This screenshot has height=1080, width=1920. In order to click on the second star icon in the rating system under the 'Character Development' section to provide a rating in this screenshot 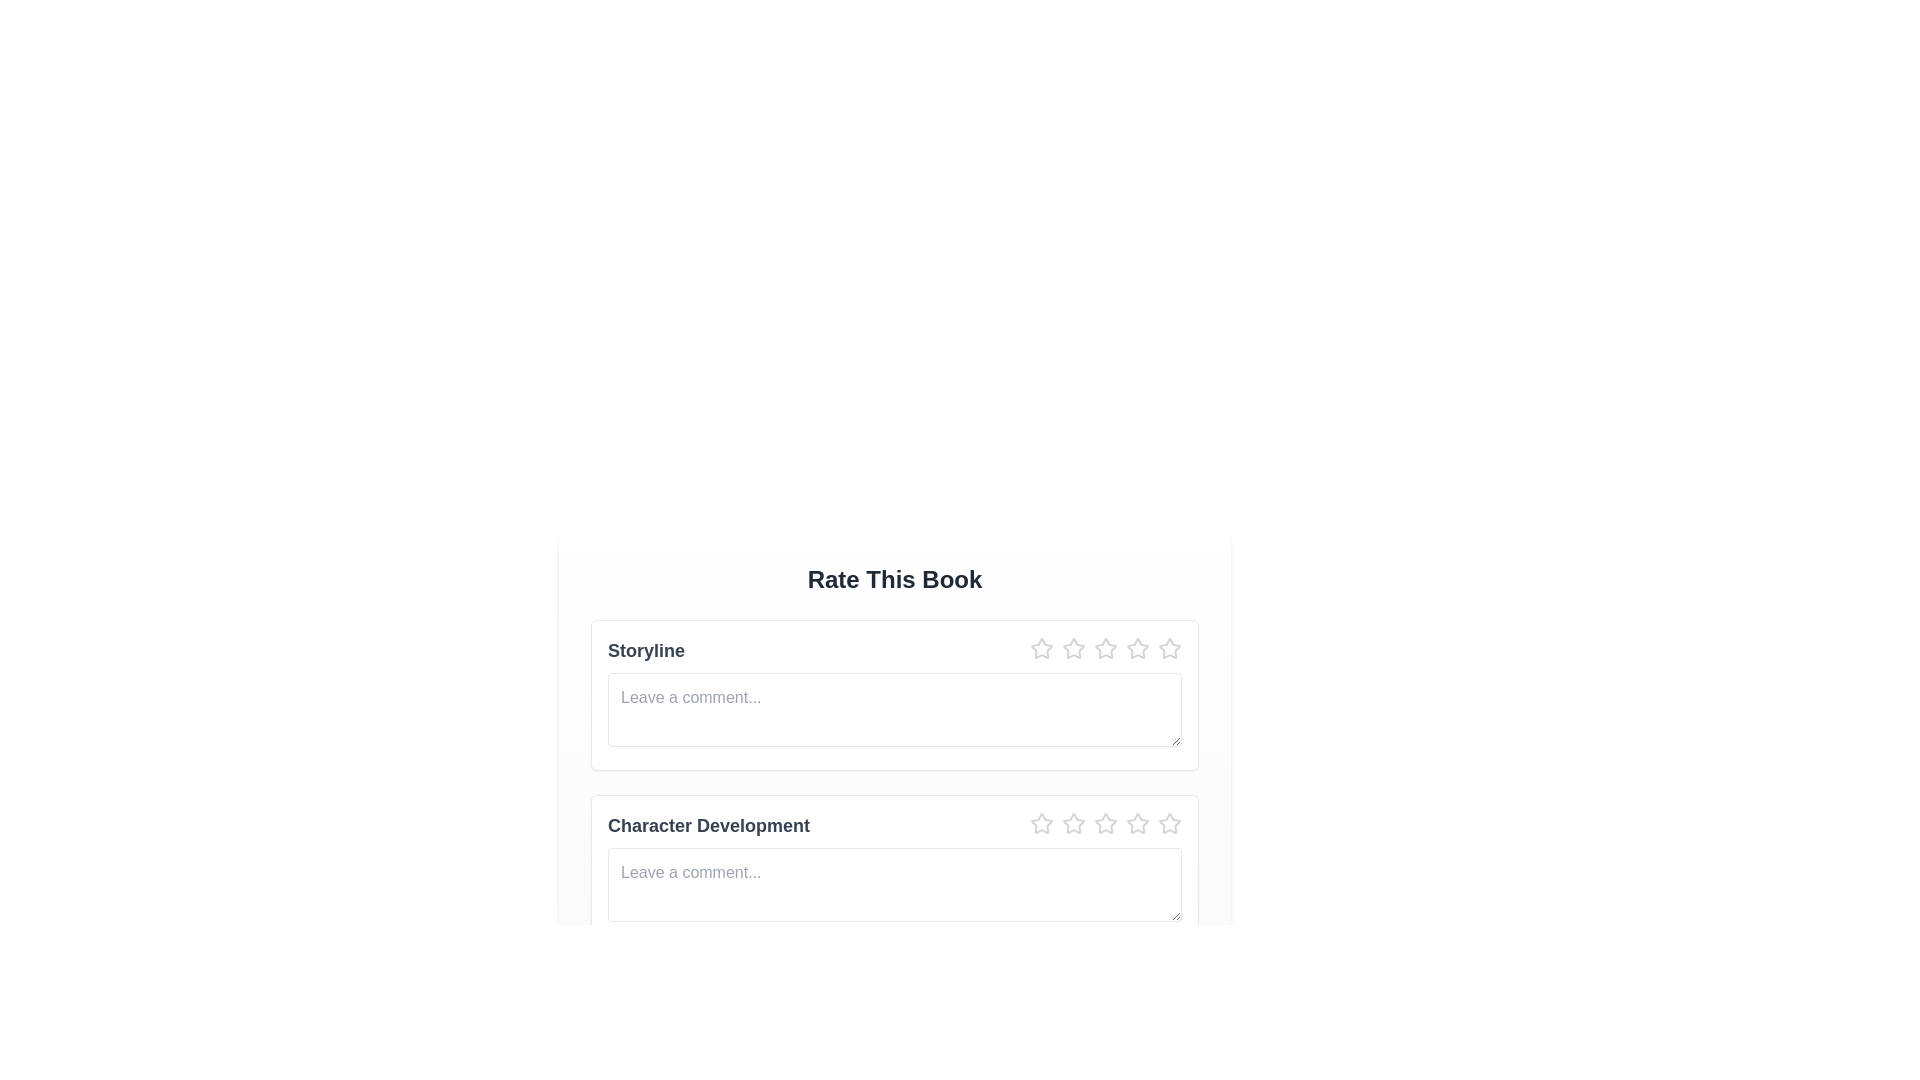, I will do `click(1073, 823)`.